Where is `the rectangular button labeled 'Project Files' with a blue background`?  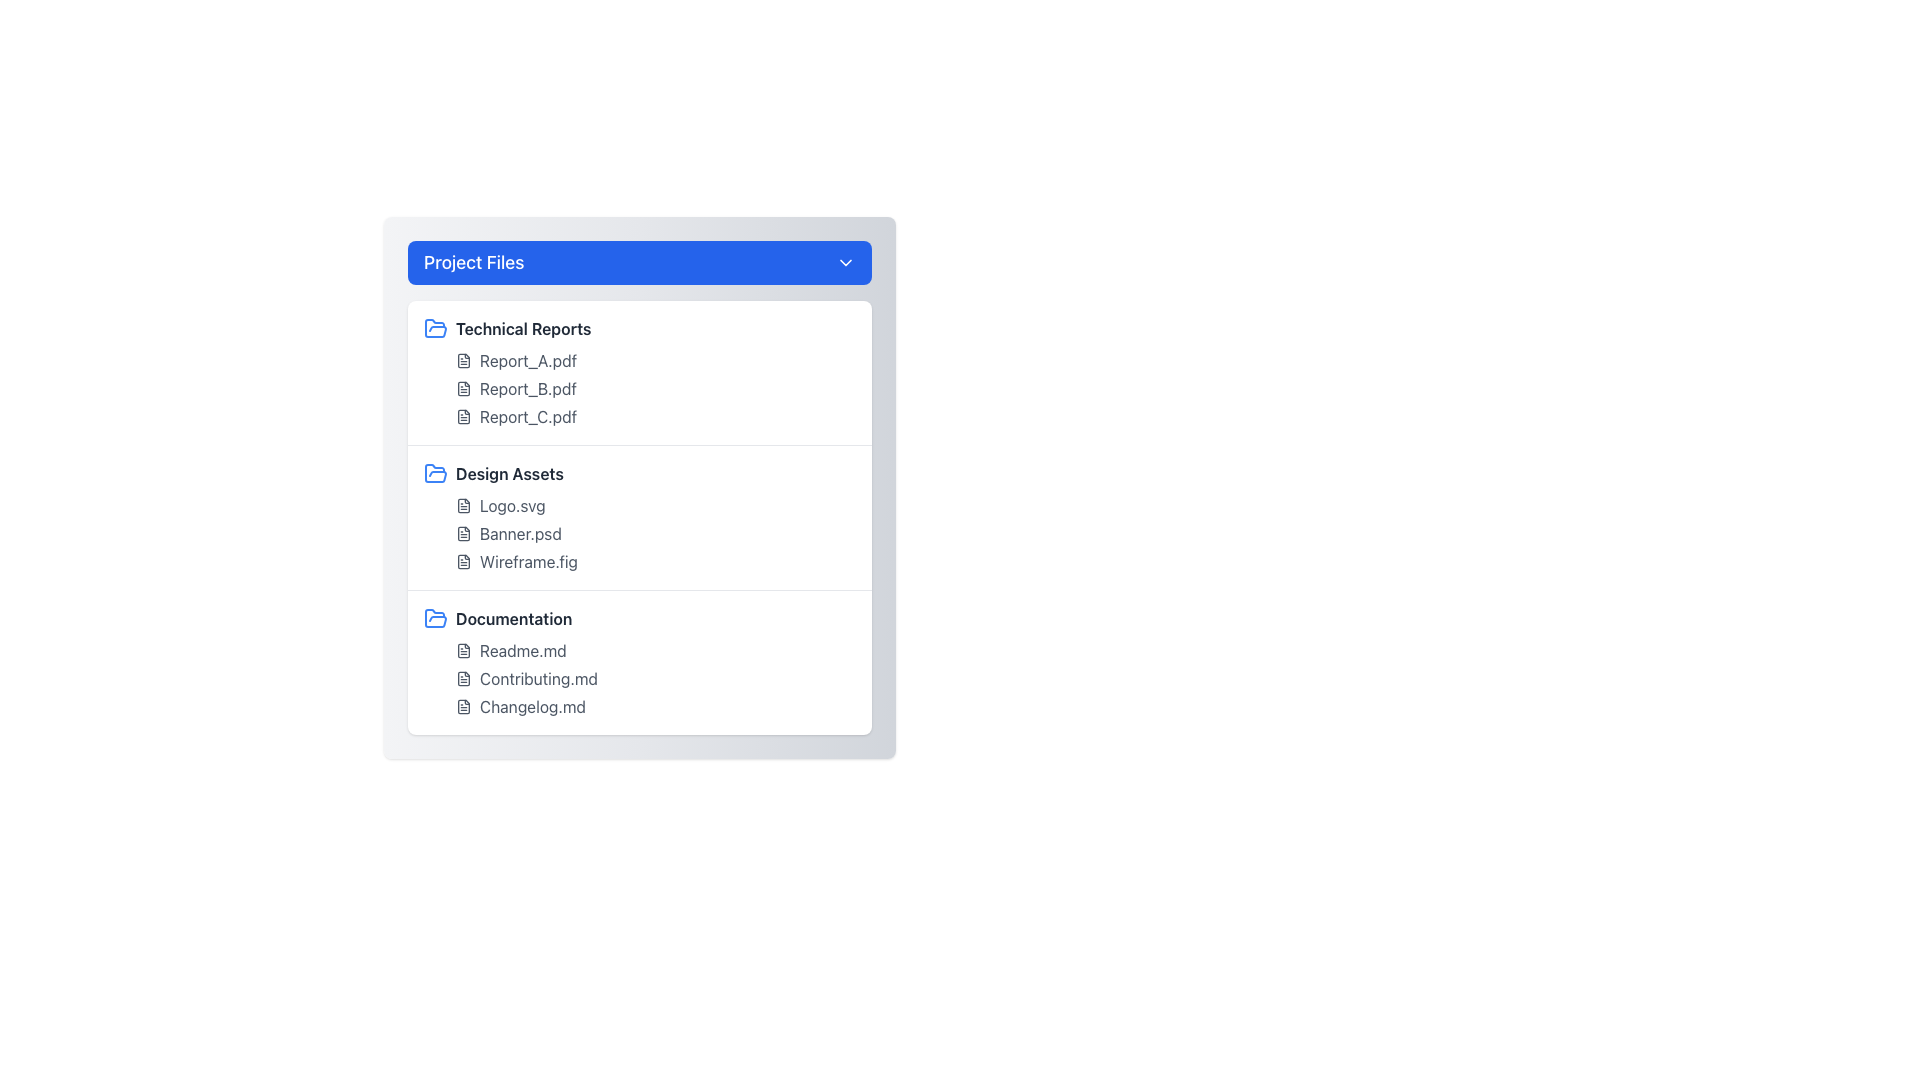 the rectangular button labeled 'Project Files' with a blue background is located at coordinates (638, 261).